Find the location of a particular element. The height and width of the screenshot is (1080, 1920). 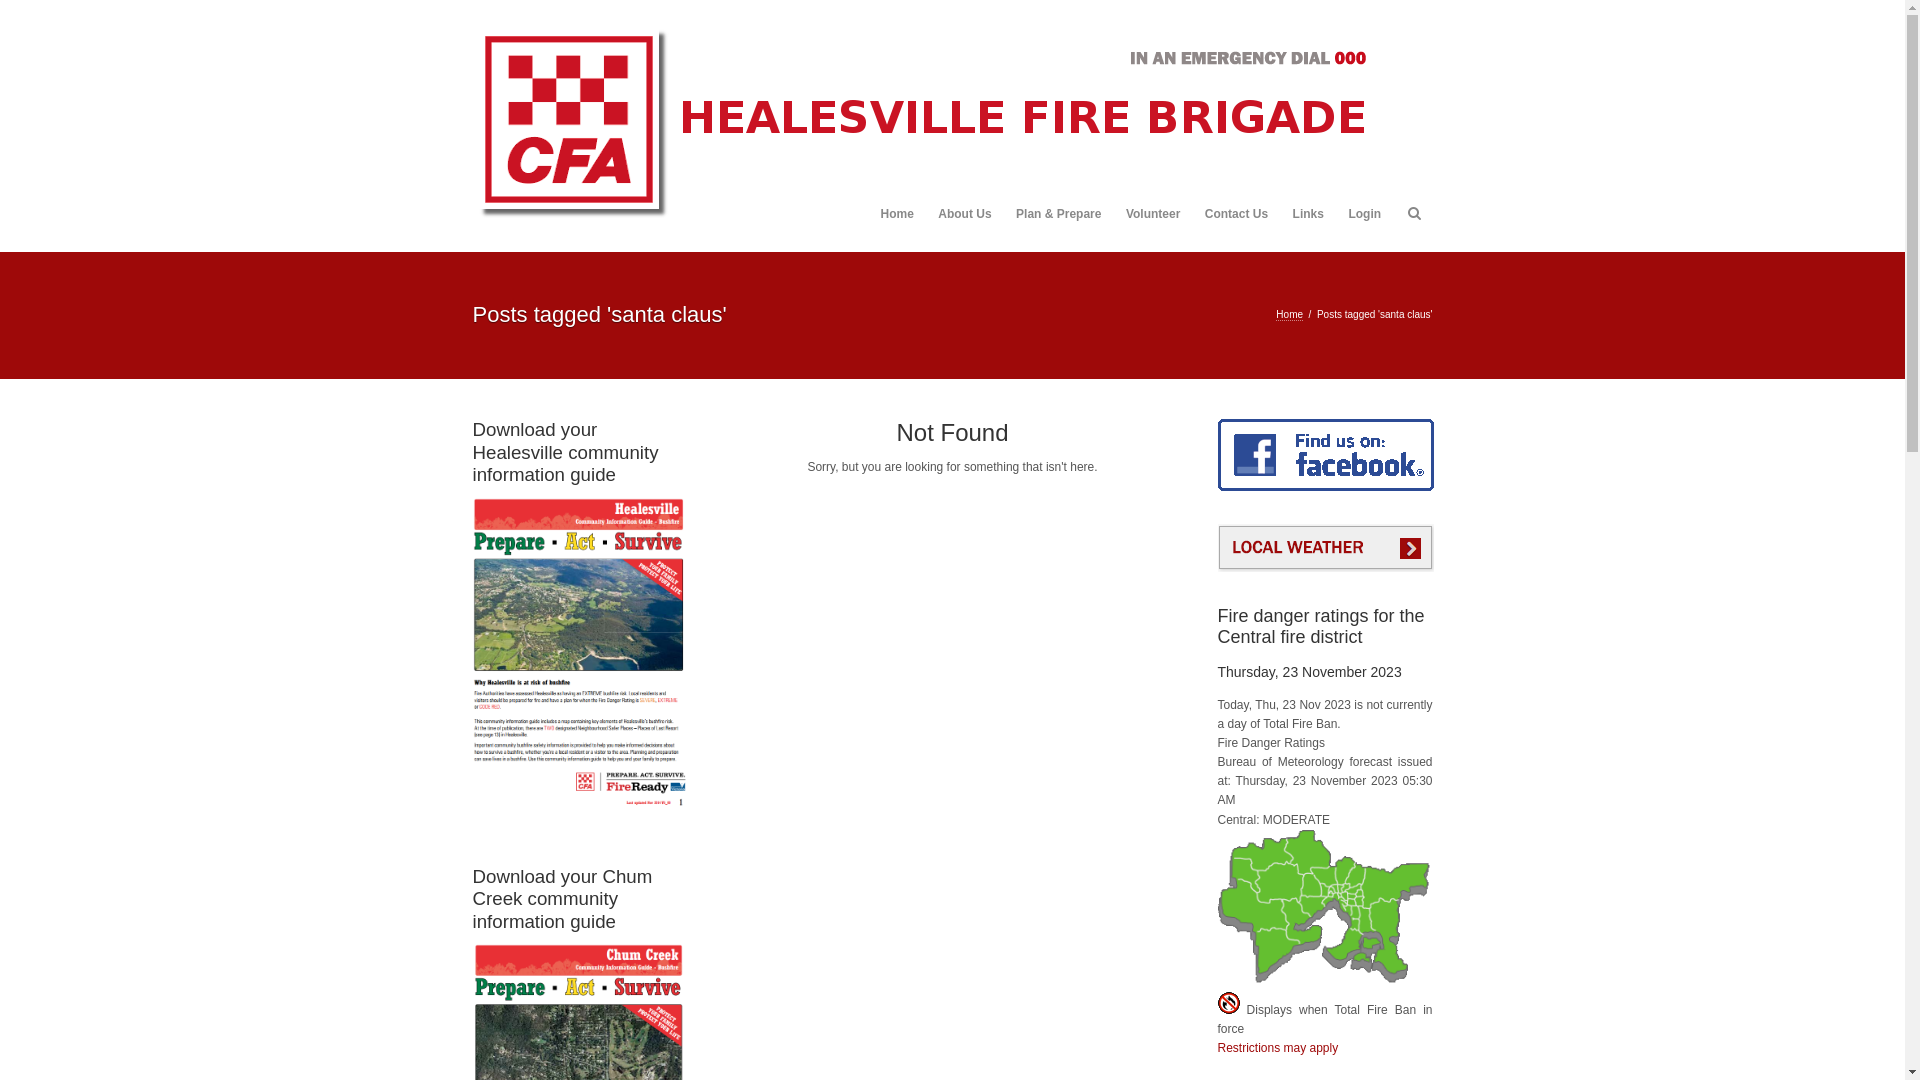

'Plan & Prepare' is located at coordinates (1057, 214).